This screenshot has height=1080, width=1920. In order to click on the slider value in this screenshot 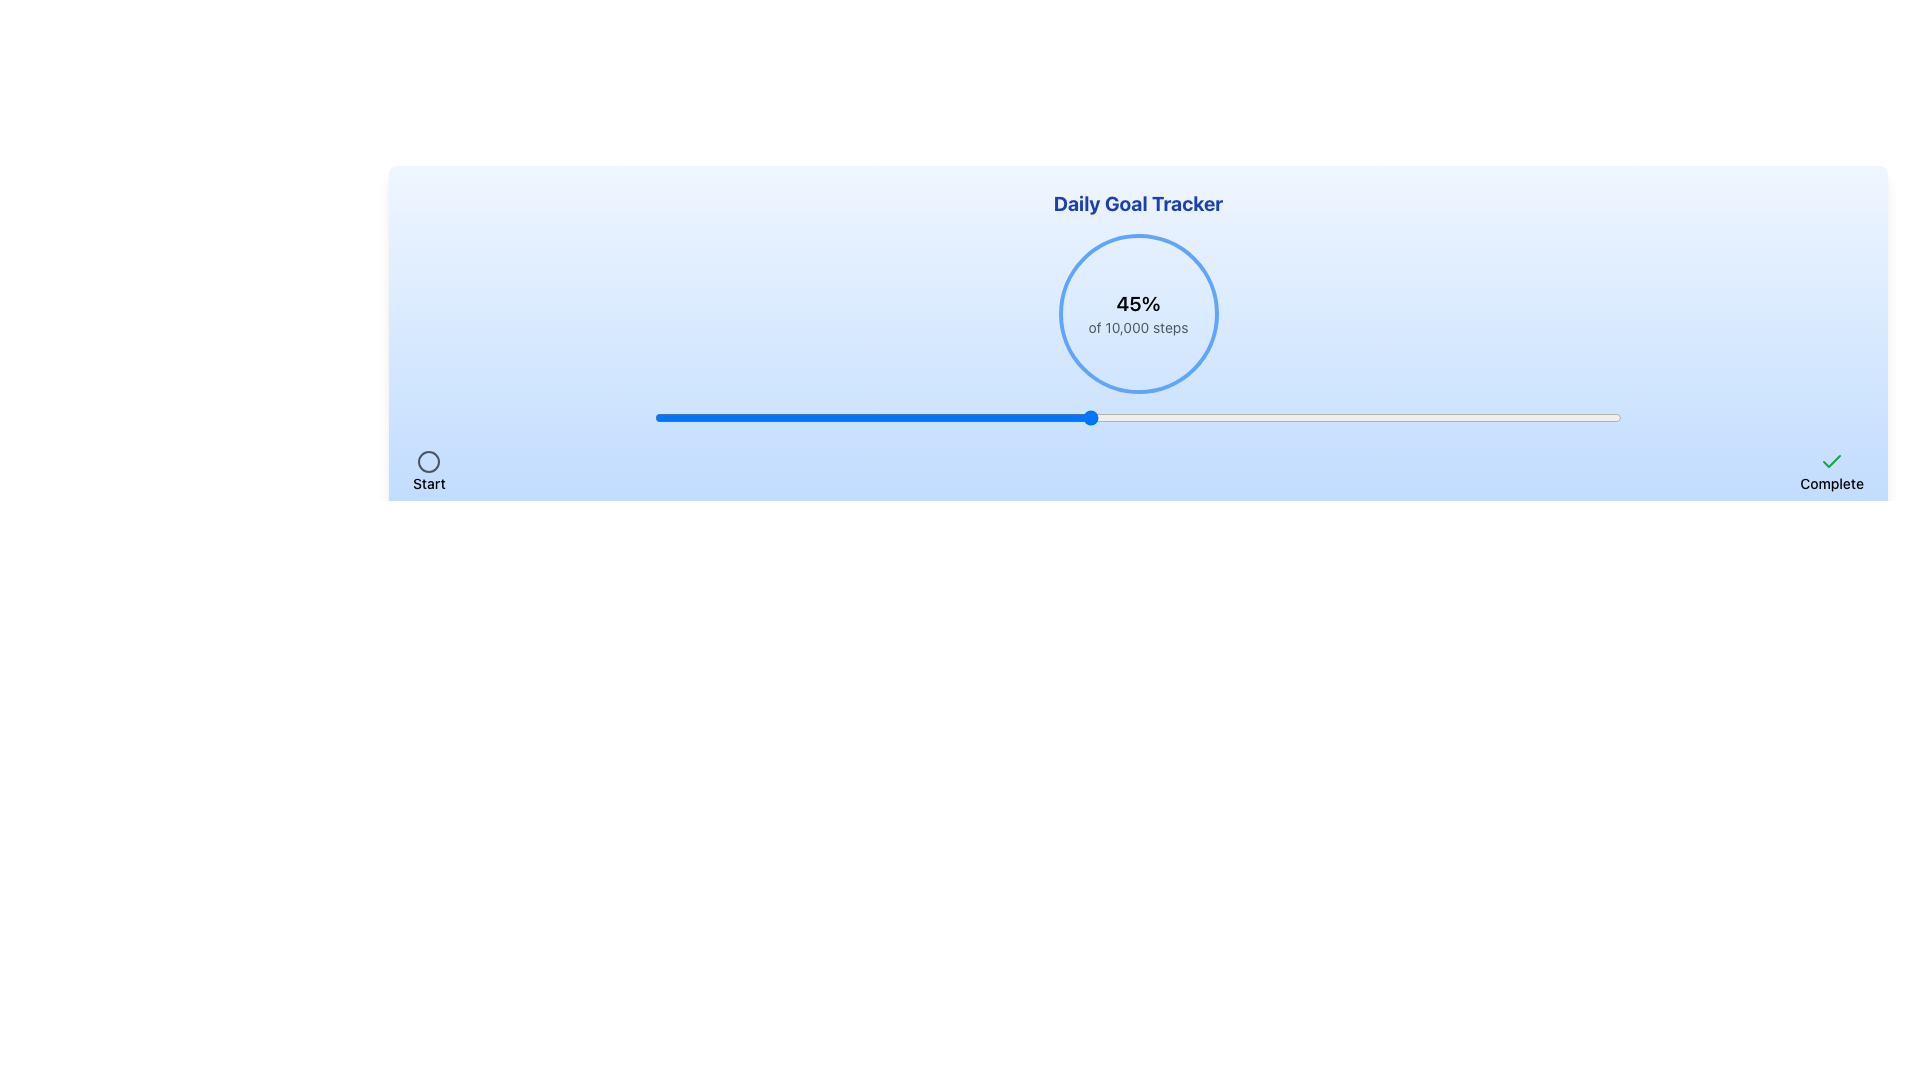, I will do `click(1457, 416)`.